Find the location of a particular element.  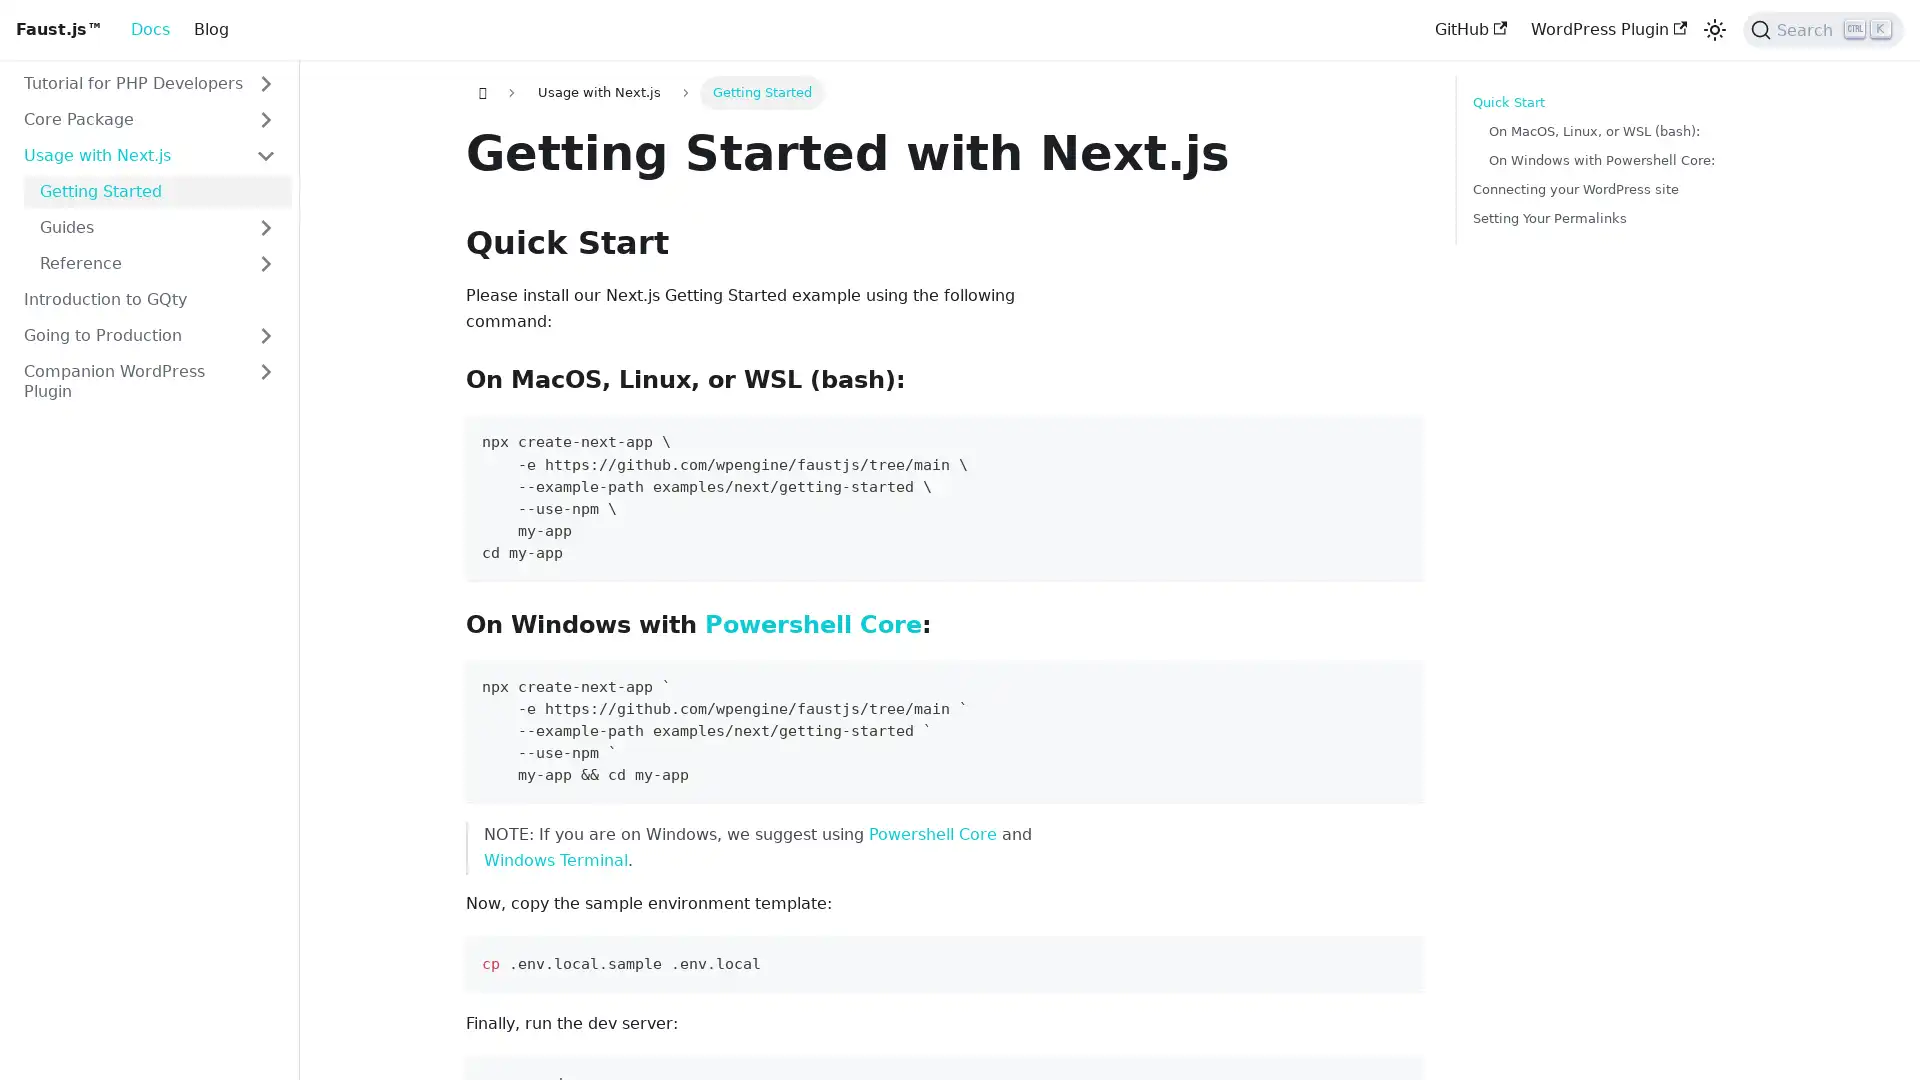

Copy code to clipboard is located at coordinates (1398, 682).